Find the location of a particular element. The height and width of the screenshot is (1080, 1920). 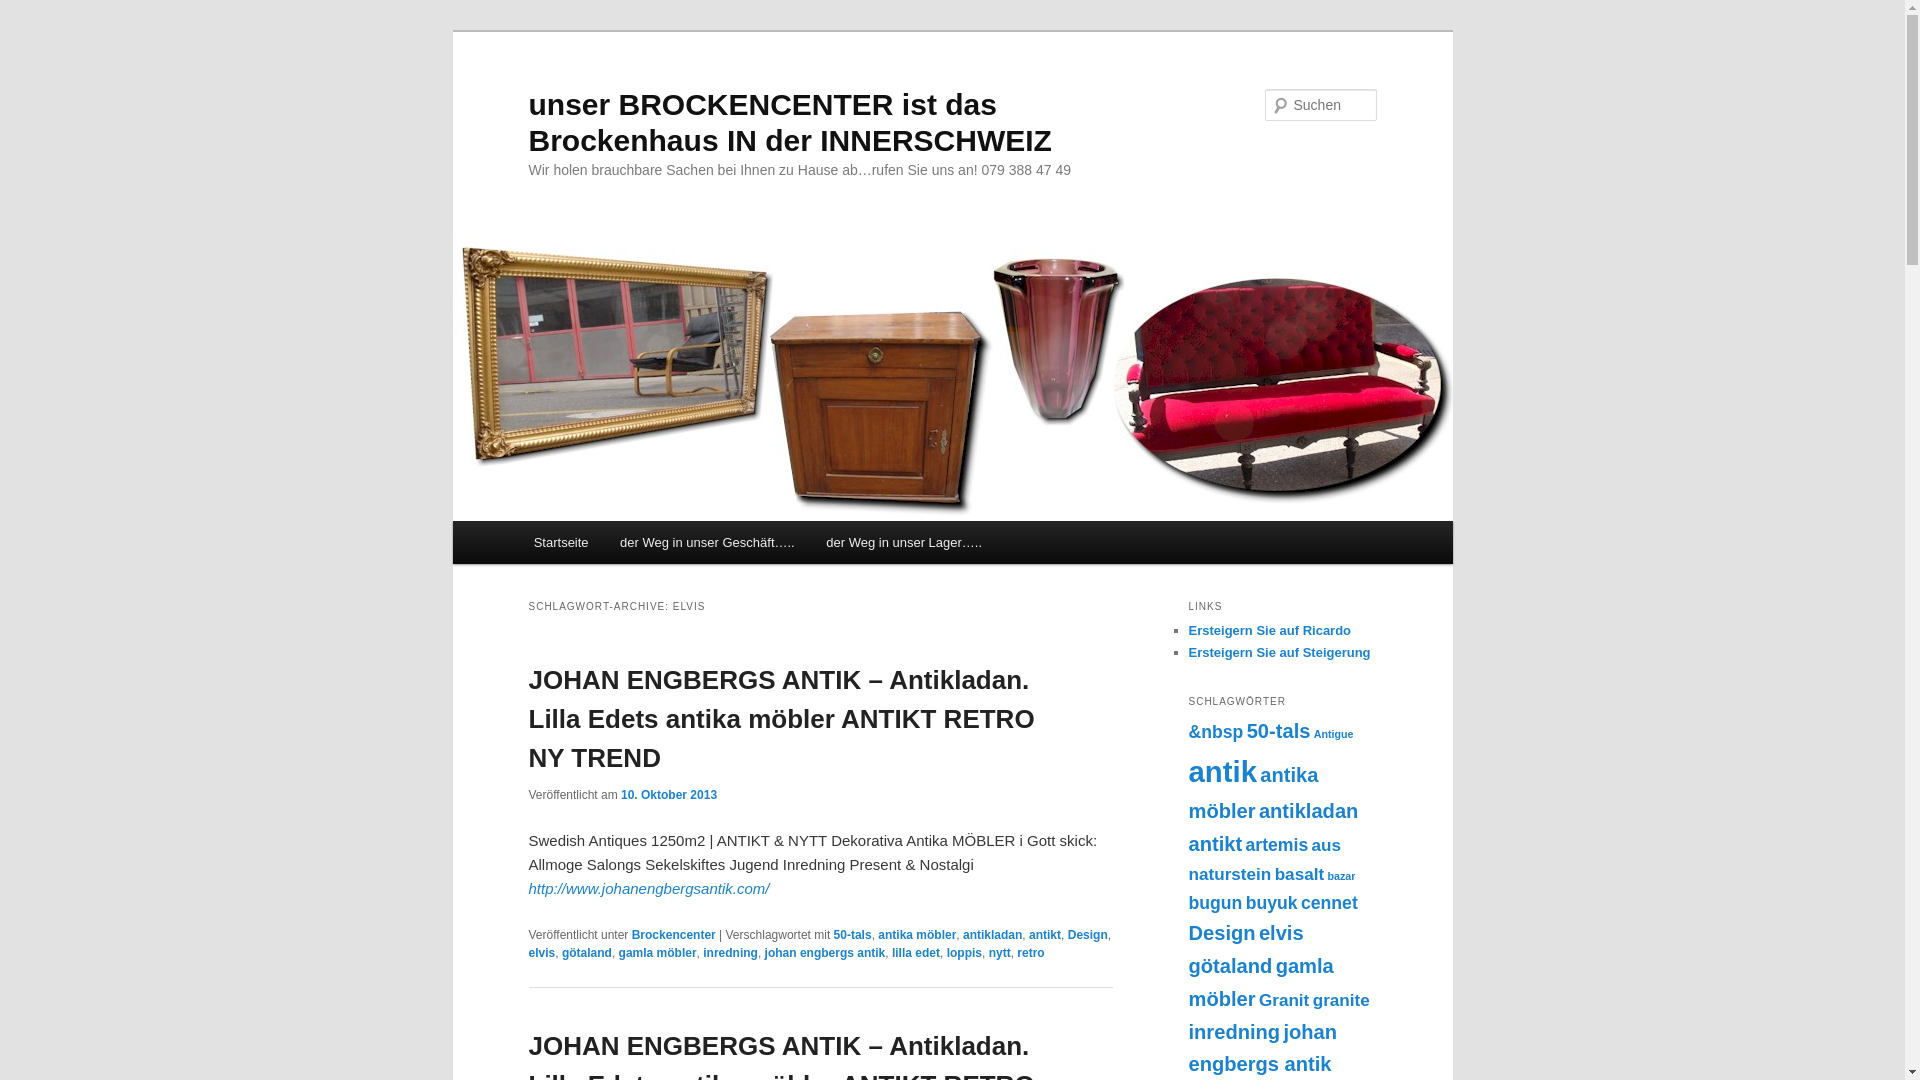

'bazar' is located at coordinates (1340, 874).